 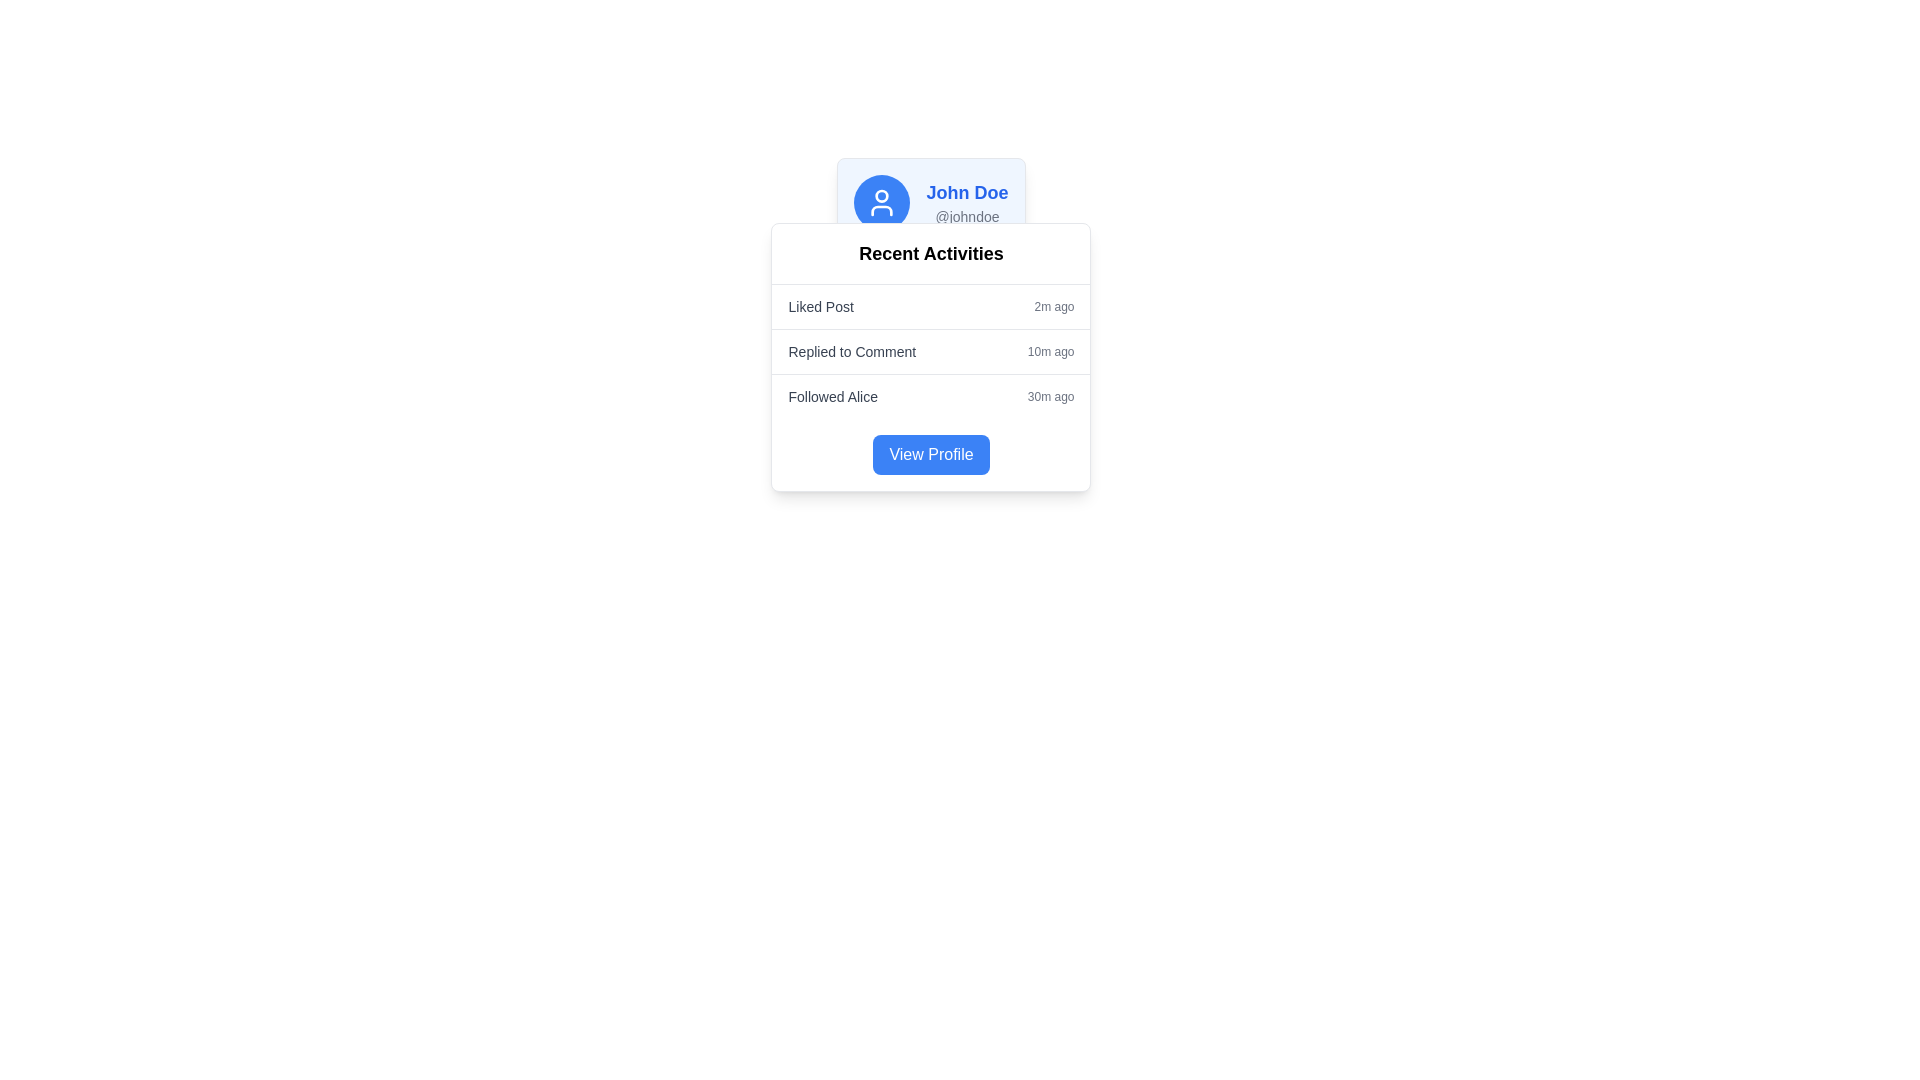 I want to click on the user avatar icon, which is a static visual representation situated inside a circular blue background, located above the text 'John Doe' in the profile header, so click(x=881, y=203).